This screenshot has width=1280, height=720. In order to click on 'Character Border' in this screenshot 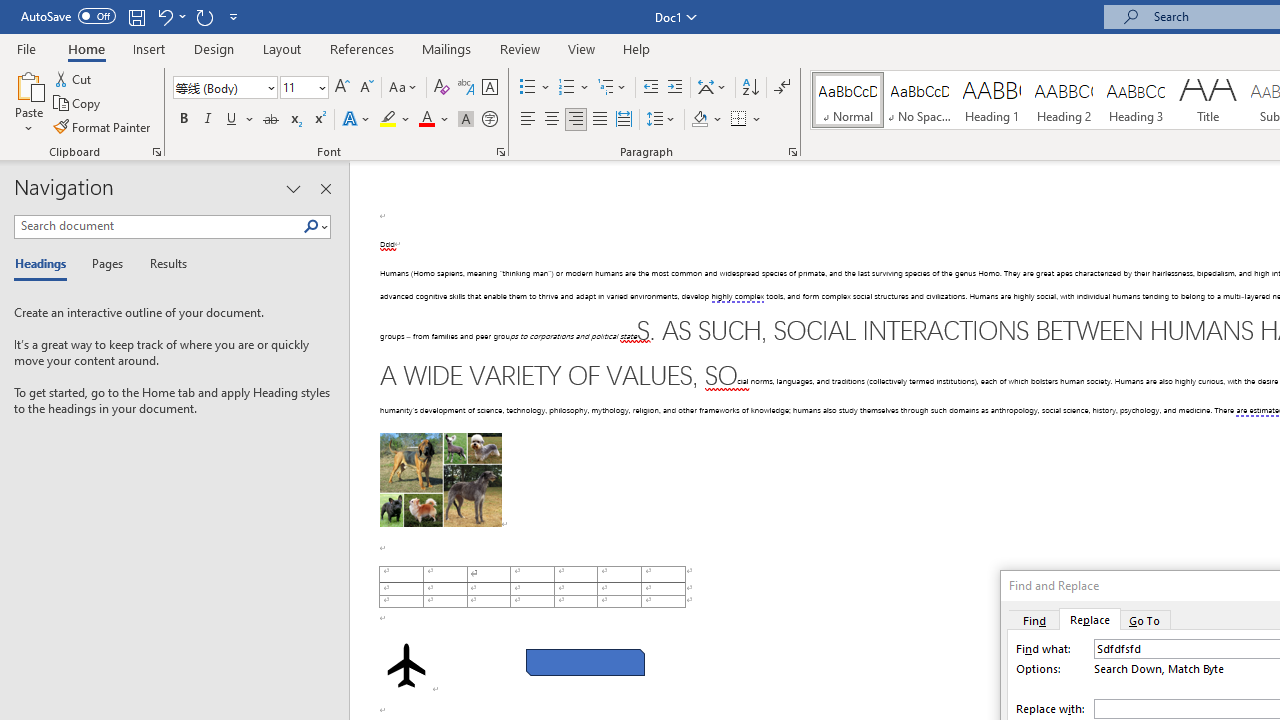, I will do `click(489, 86)`.